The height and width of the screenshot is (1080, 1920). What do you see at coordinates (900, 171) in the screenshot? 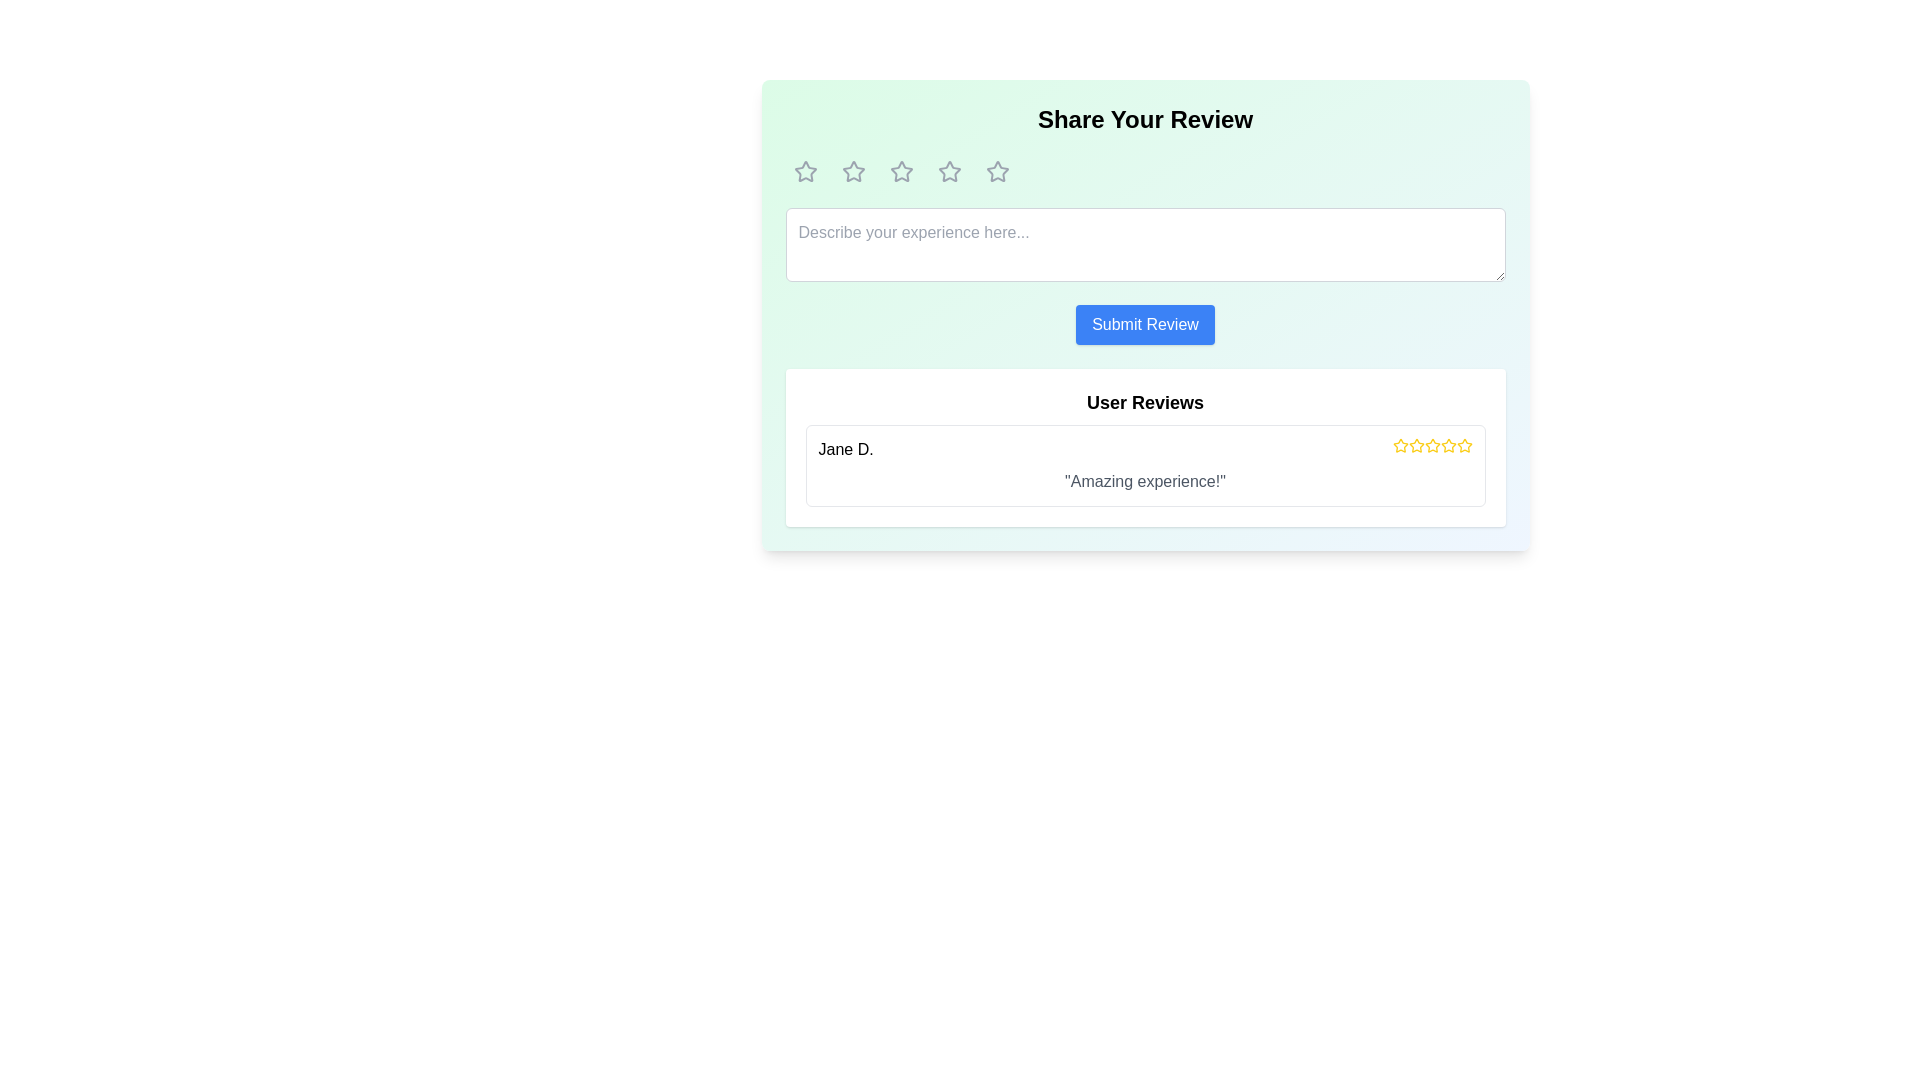
I see `the second star icon from the left in the rating component` at bounding box center [900, 171].